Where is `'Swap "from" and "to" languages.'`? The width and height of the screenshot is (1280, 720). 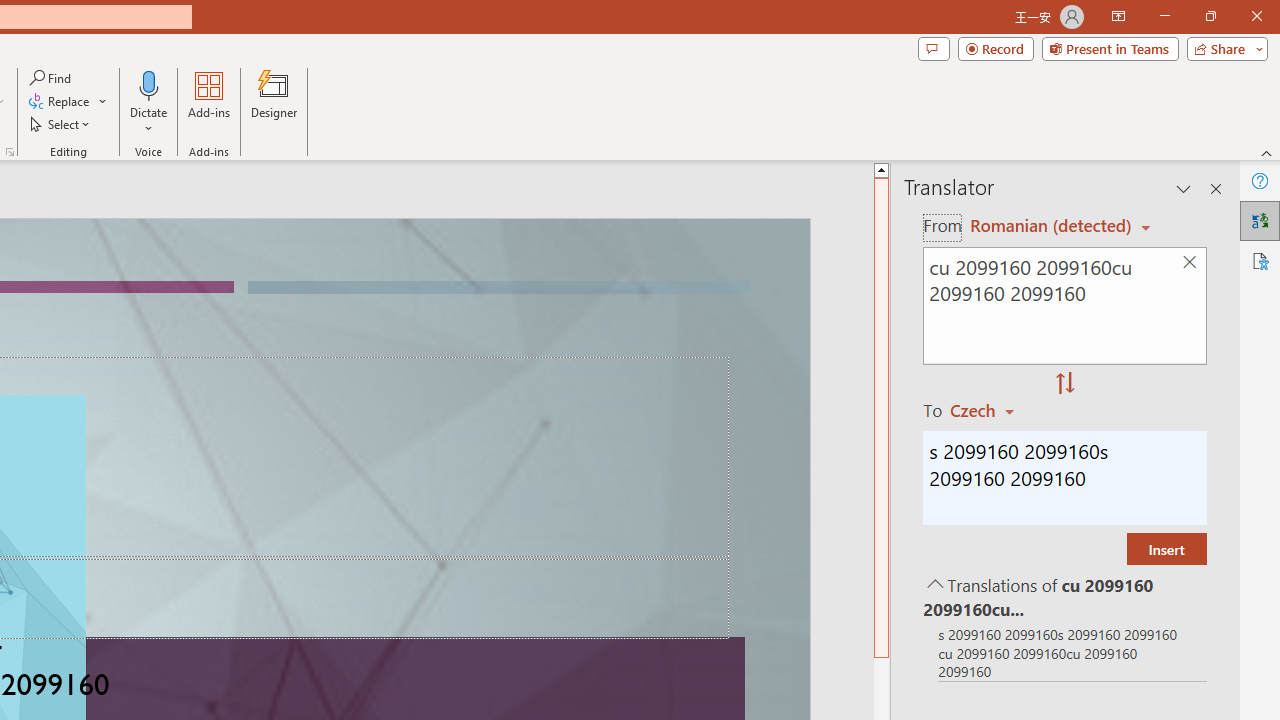
'Swap "from" and "to" languages.' is located at coordinates (1064, 384).